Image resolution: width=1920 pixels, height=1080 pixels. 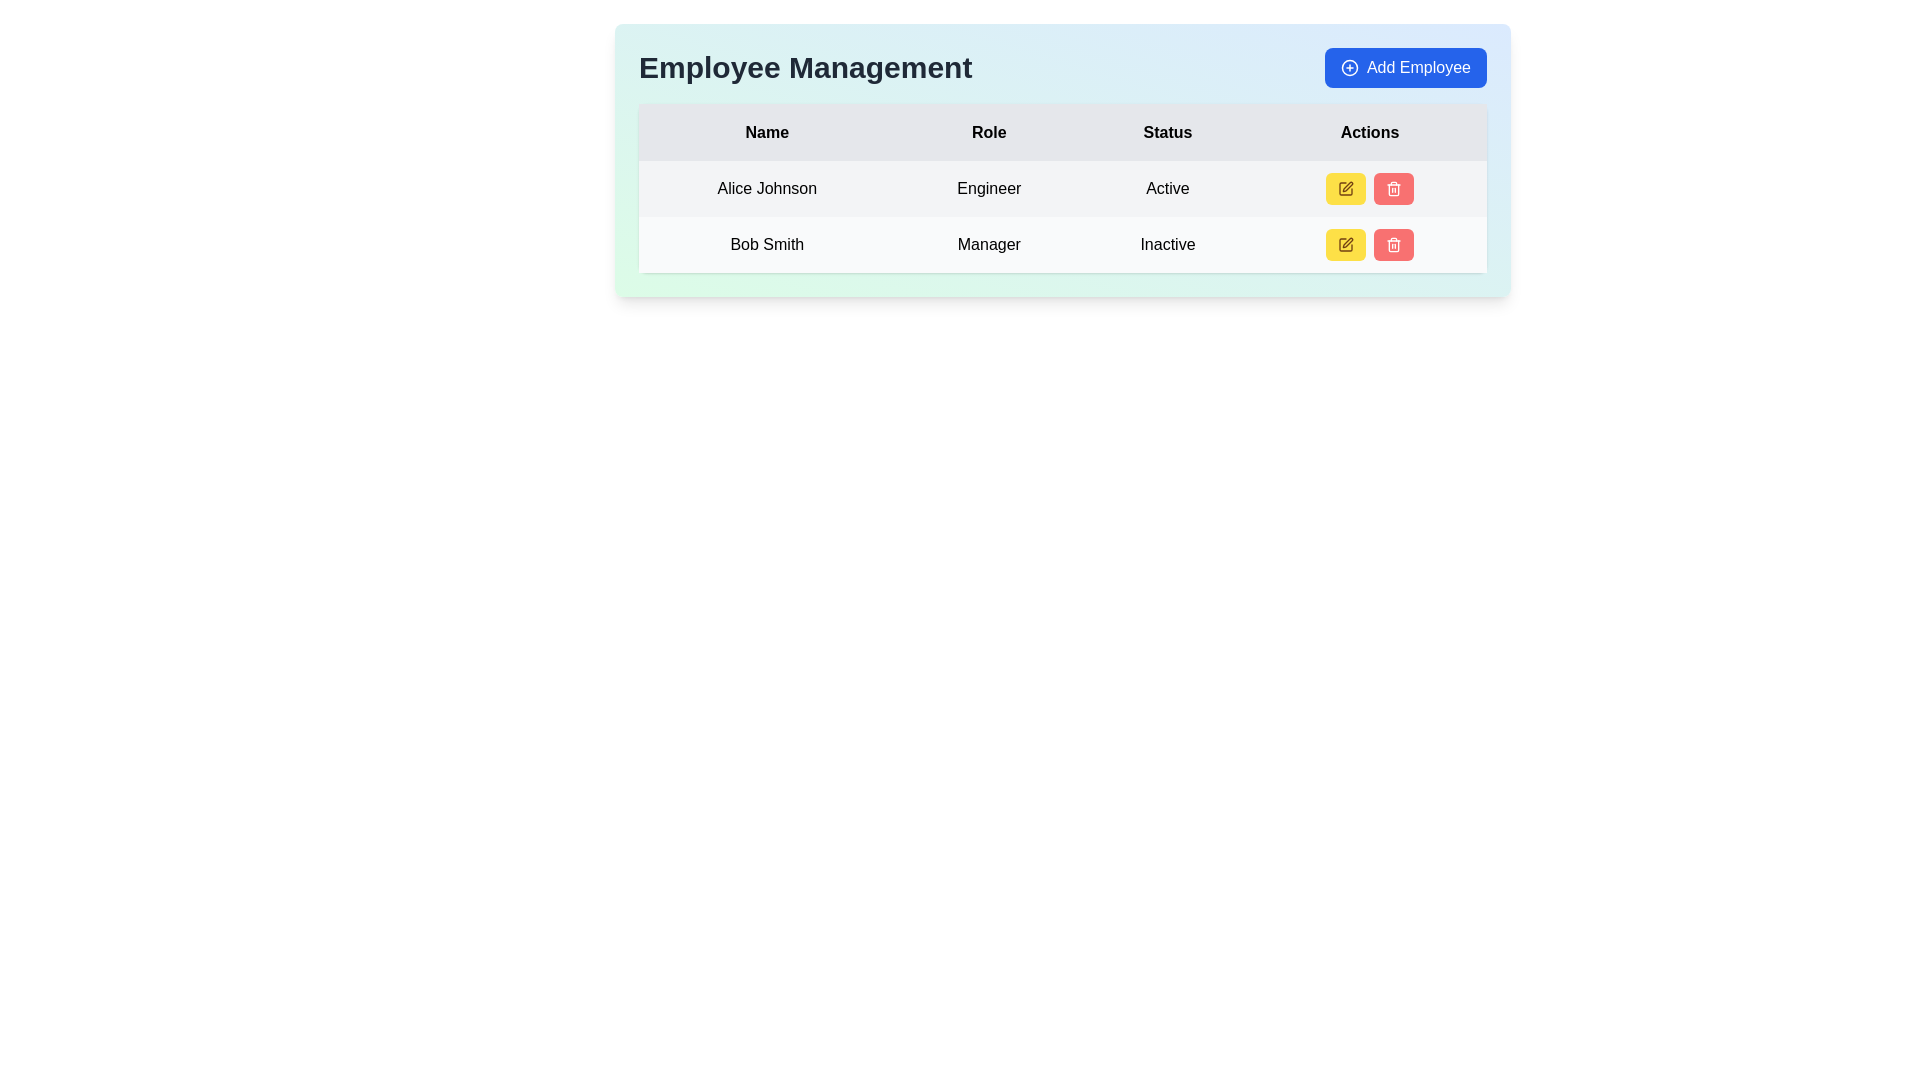 I want to click on the delete button located in the 'Actions' column of the second row in the table, so click(x=1392, y=244).